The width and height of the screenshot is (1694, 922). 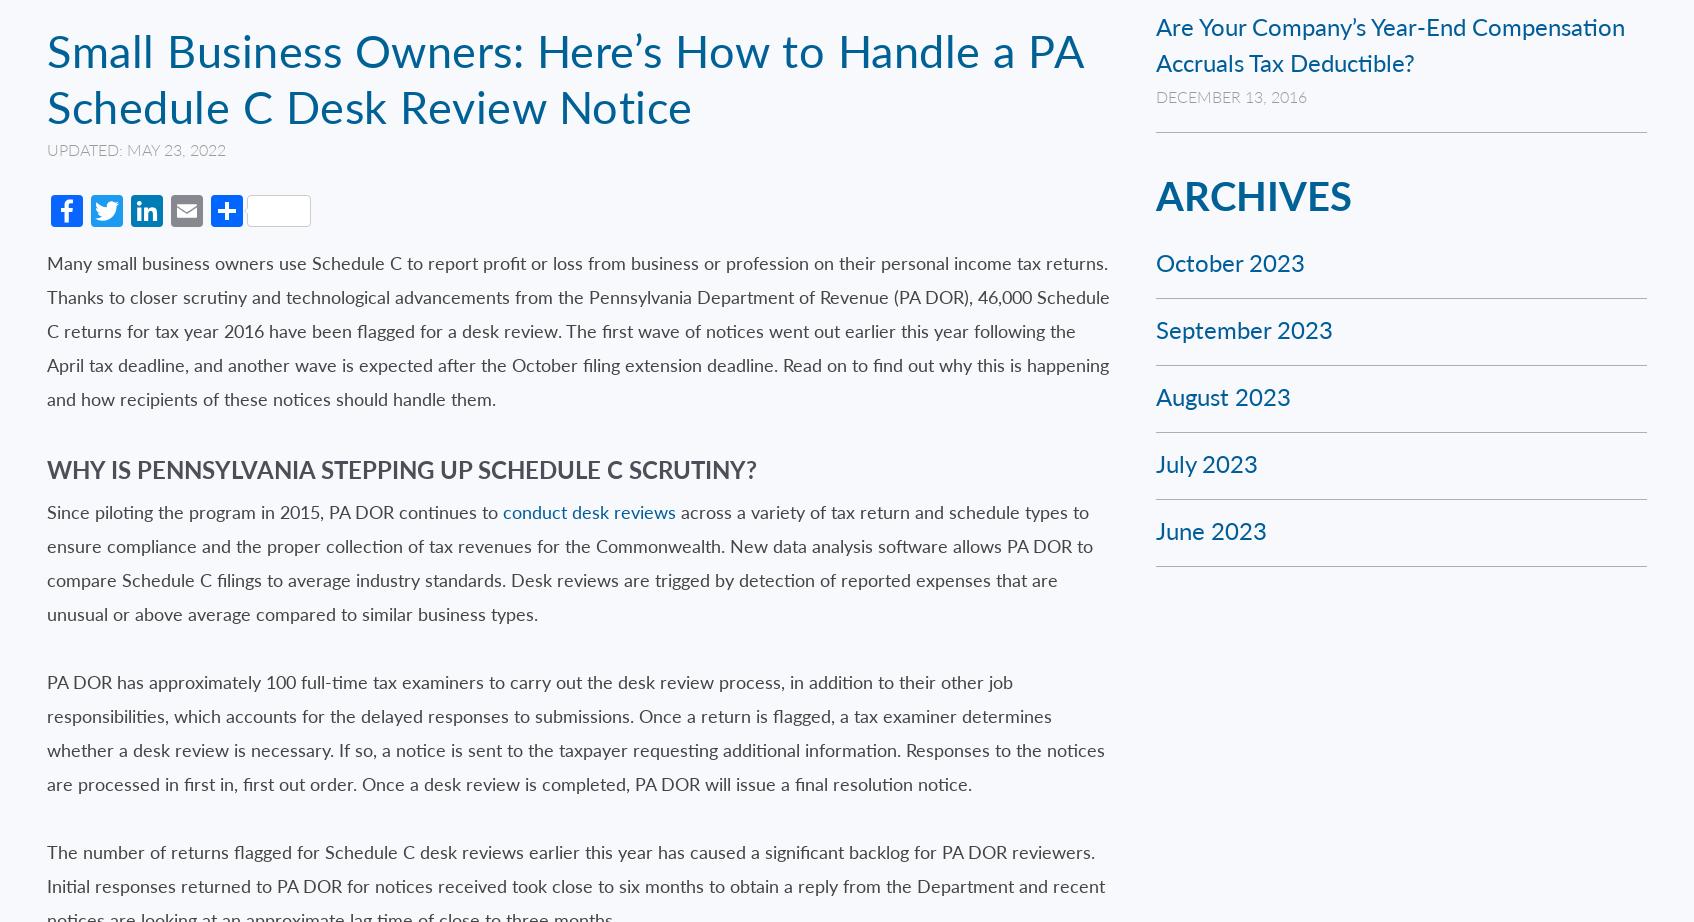 I want to click on 'July 2023', so click(x=1205, y=463).